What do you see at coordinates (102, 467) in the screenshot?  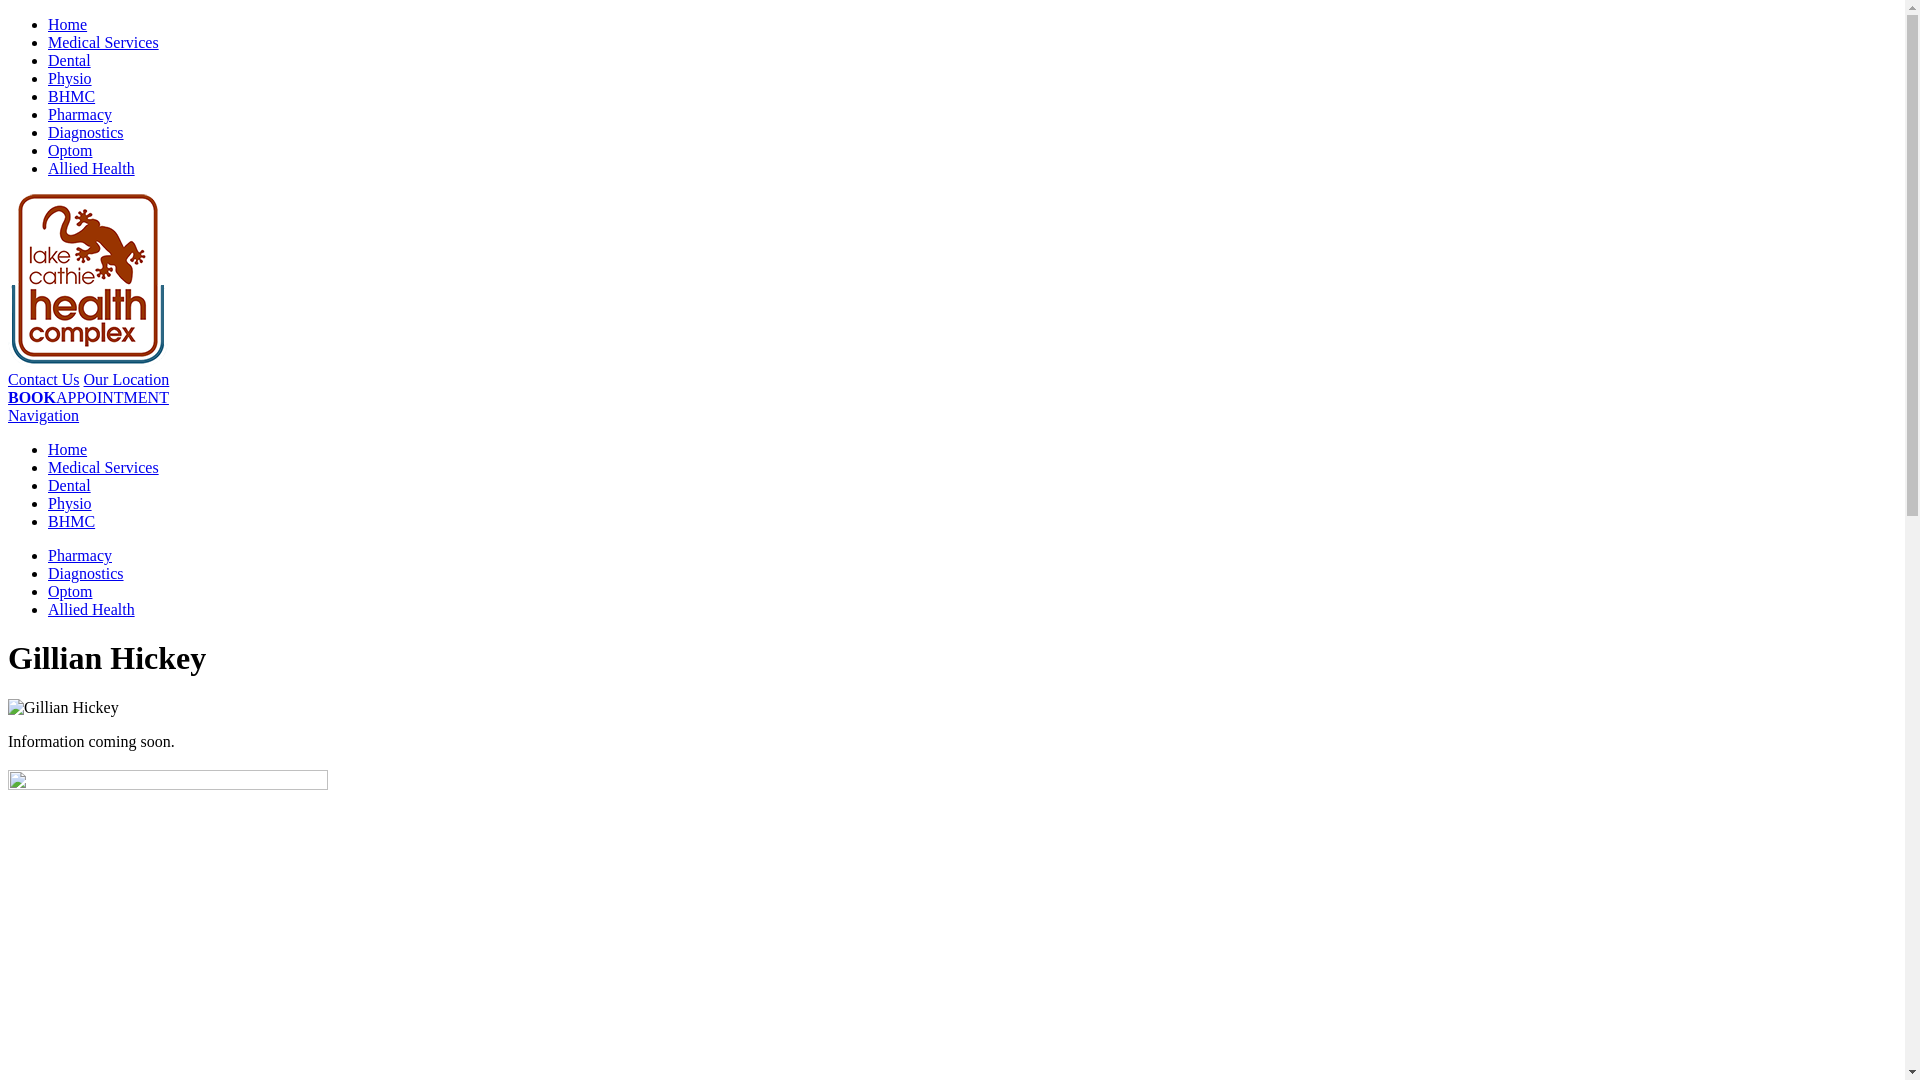 I see `'Medical Services'` at bounding box center [102, 467].